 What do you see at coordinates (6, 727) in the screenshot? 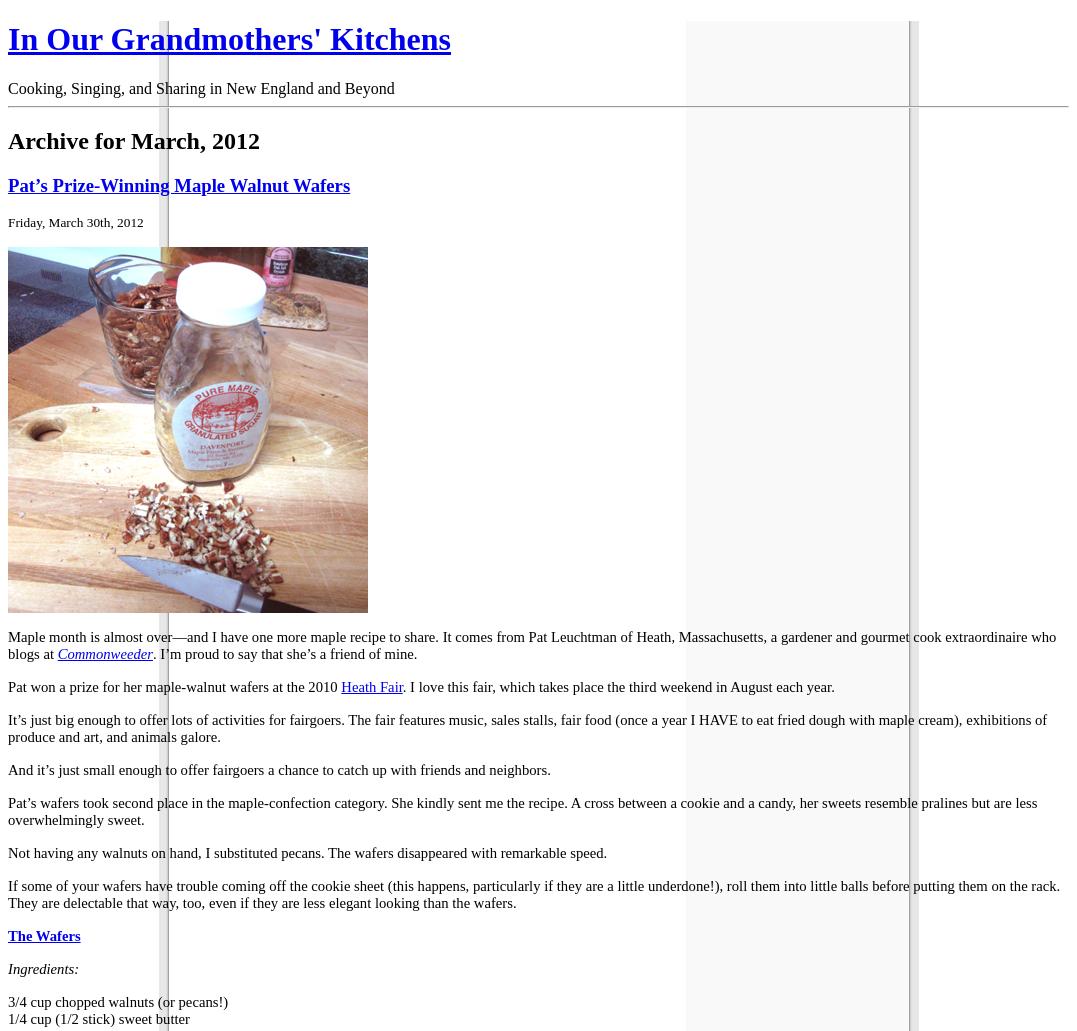
I see `'It’s just big enough to offer lots of activities for fairgoers. The fair features music, sales stalls, fair food (once a year I HAVE to eat fried dough with maple cream), exhibitions of produce and art, and animals galore.'` at bounding box center [6, 727].